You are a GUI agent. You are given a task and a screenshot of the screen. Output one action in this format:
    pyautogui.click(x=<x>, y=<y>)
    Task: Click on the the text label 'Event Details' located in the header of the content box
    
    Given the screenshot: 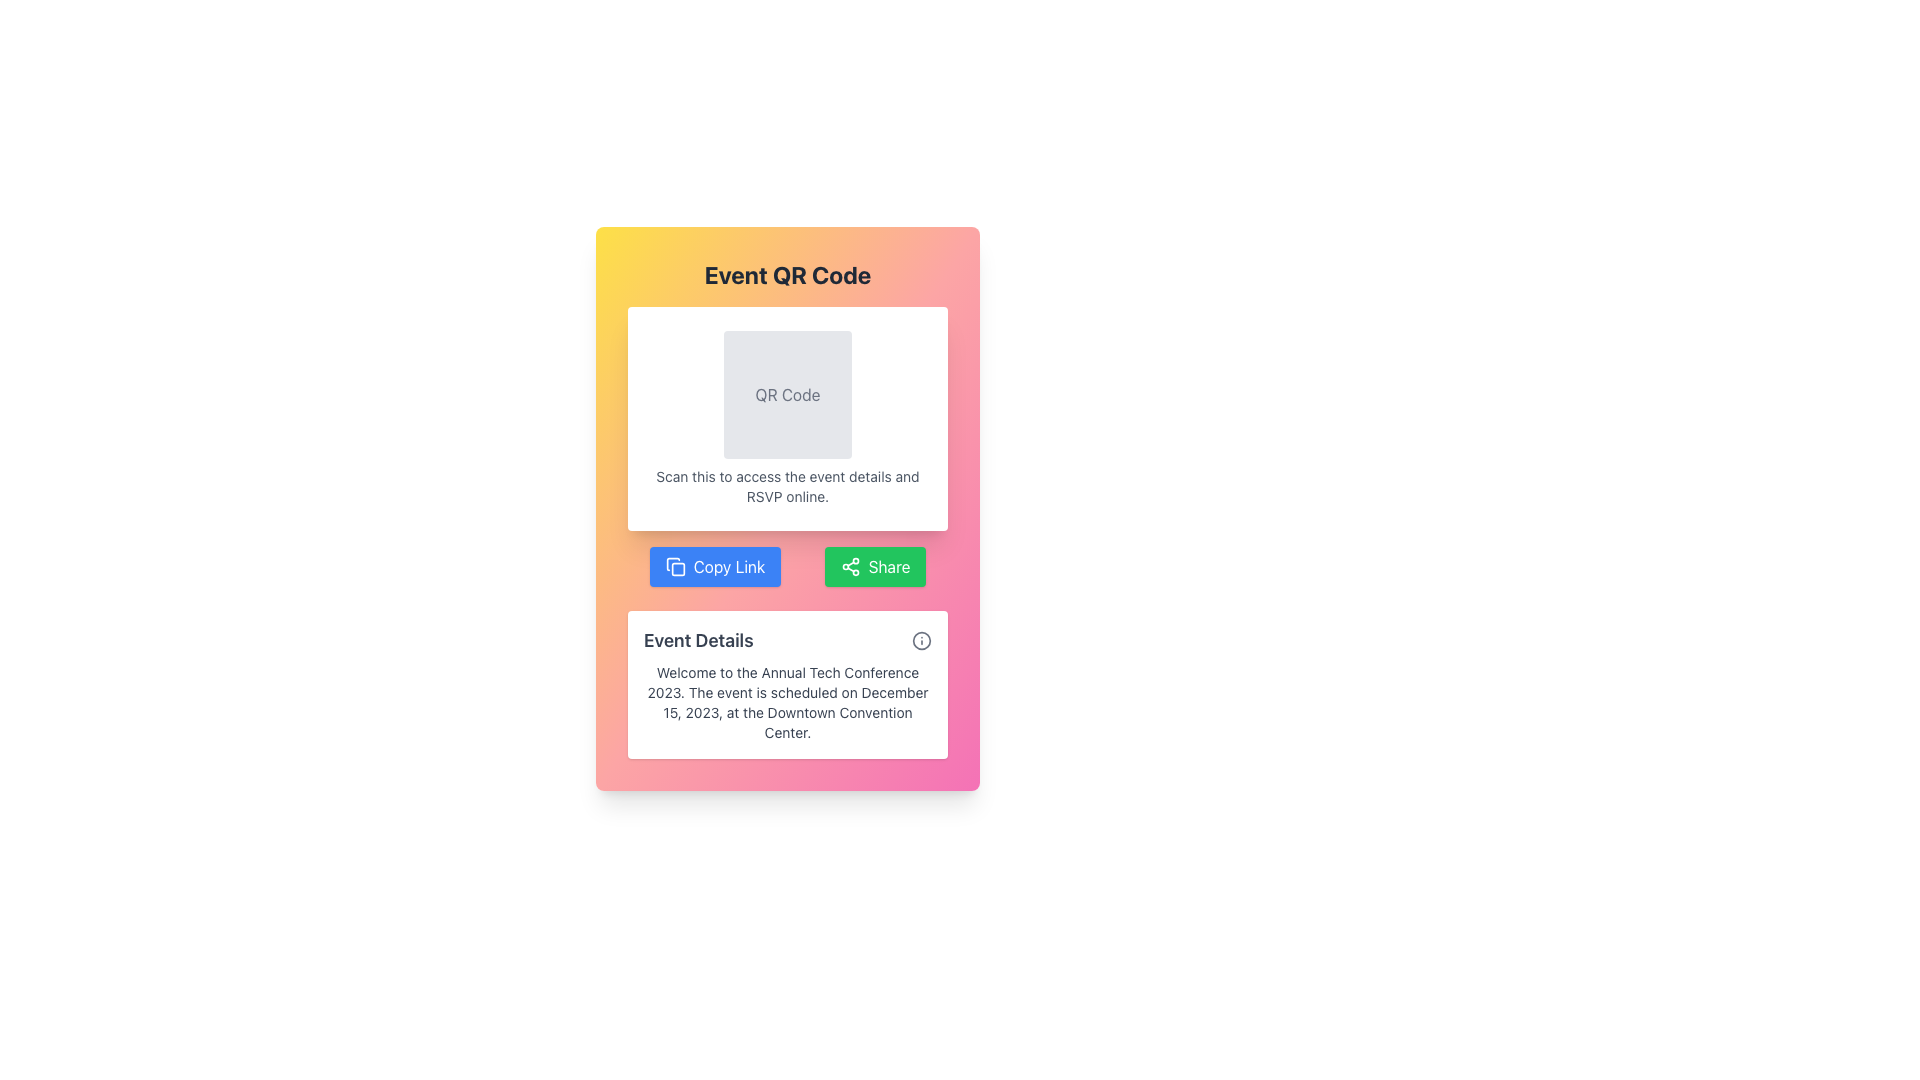 What is the action you would take?
    pyautogui.click(x=698, y=640)
    